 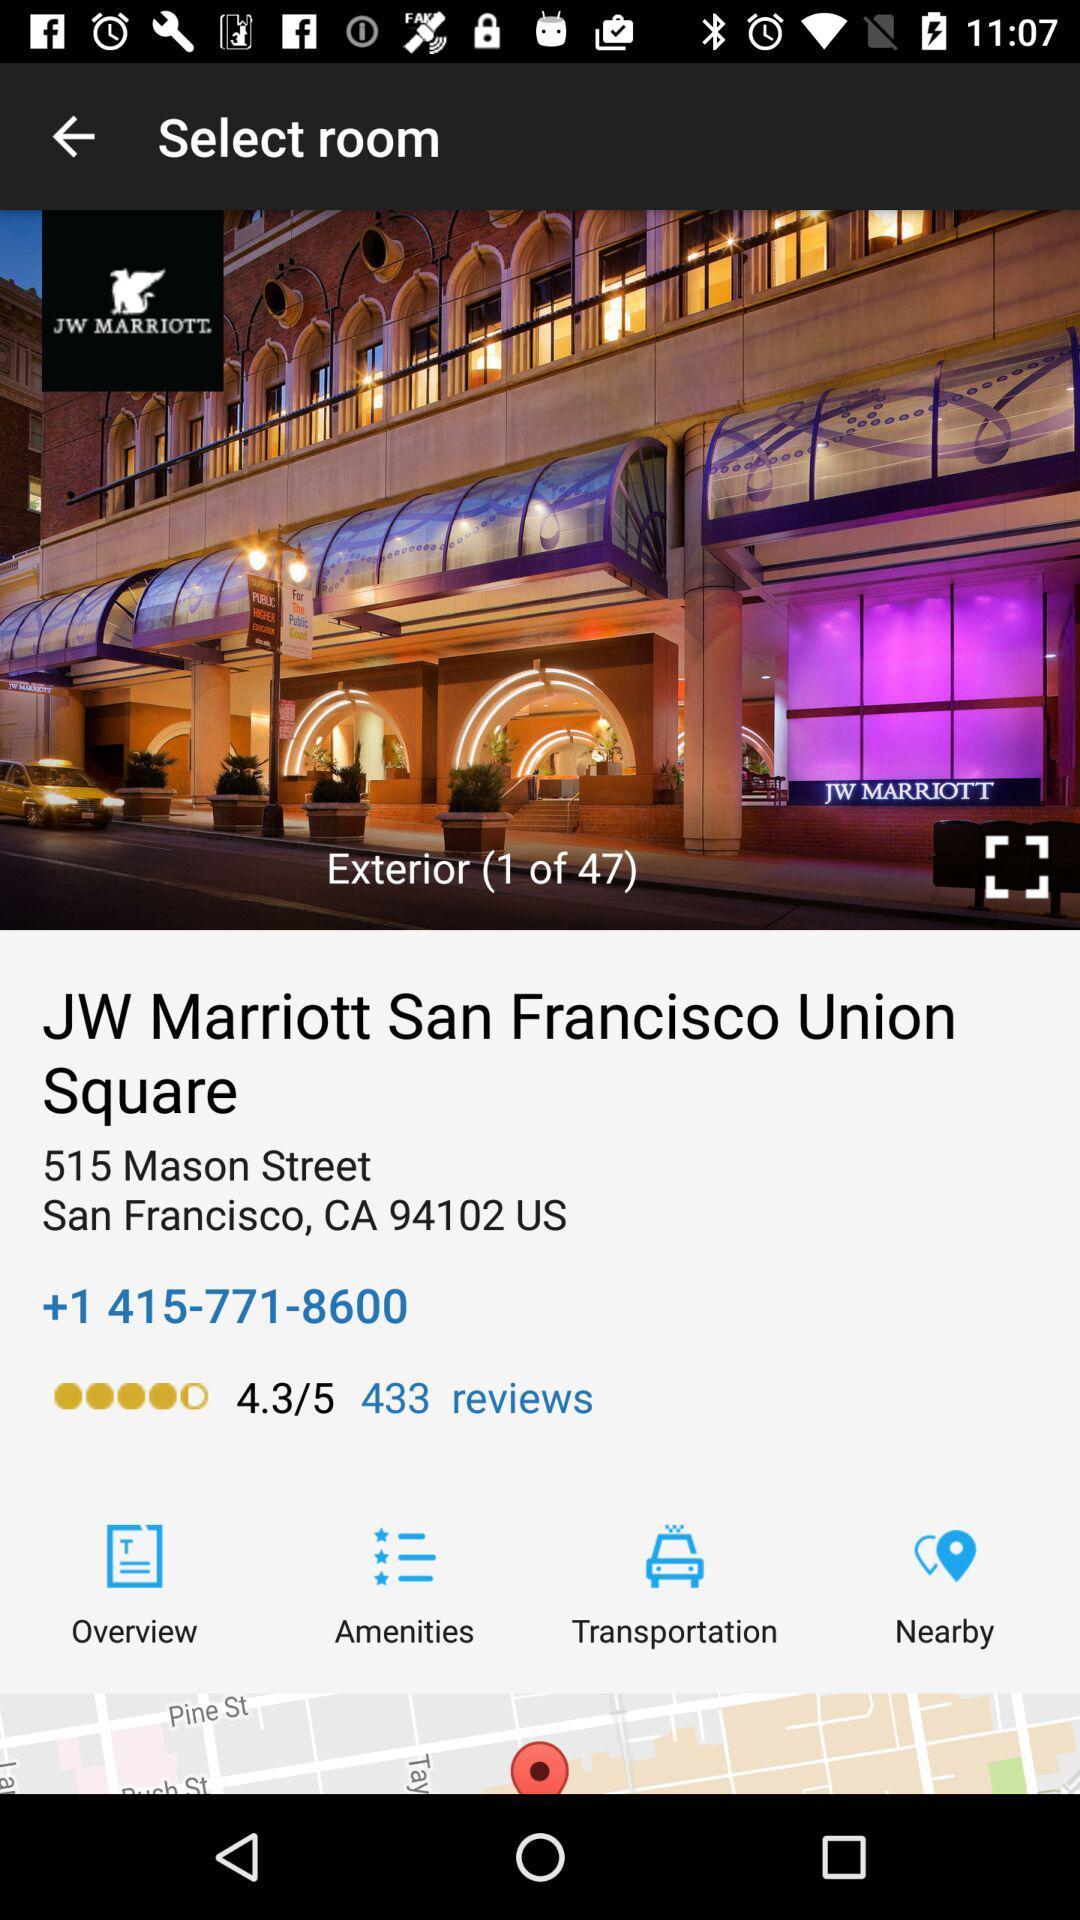 I want to click on the item above the 4.3/5 icon, so click(x=225, y=1305).